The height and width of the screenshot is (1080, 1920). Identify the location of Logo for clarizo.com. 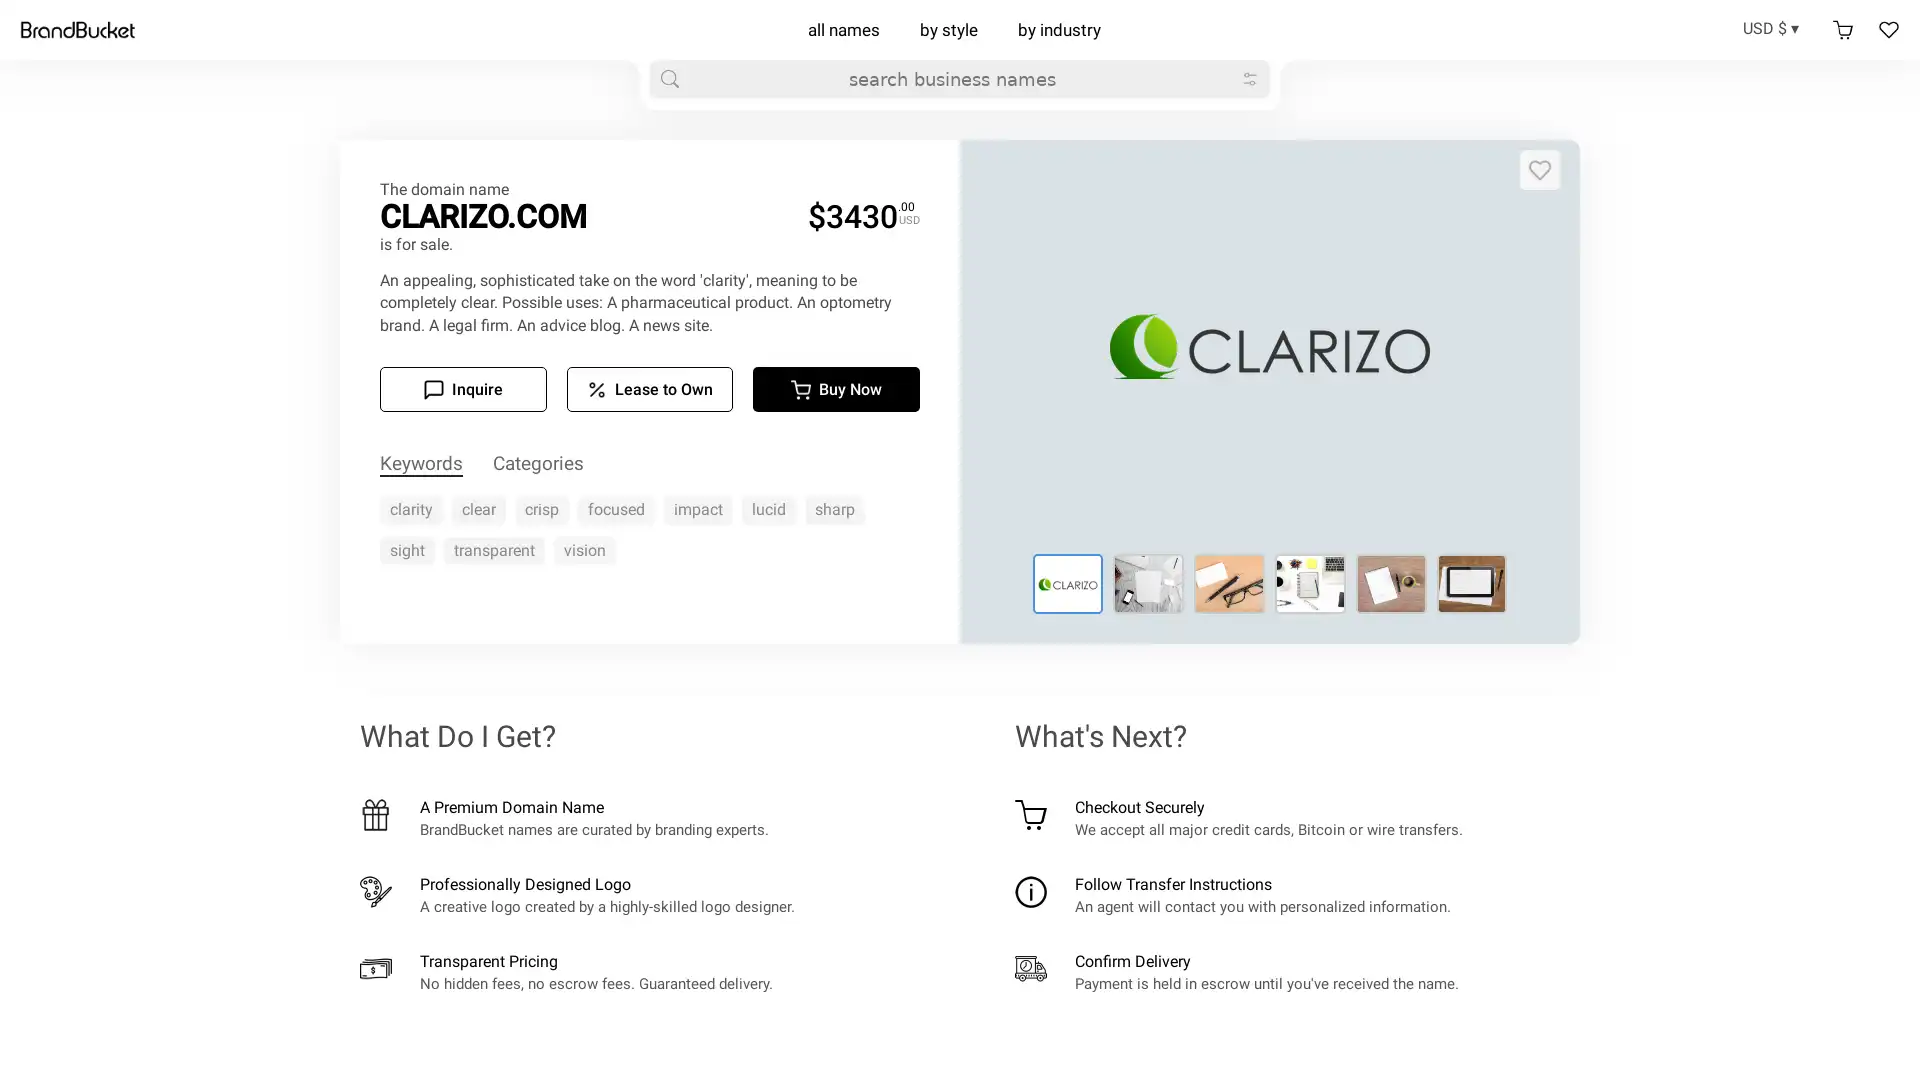
(1389, 583).